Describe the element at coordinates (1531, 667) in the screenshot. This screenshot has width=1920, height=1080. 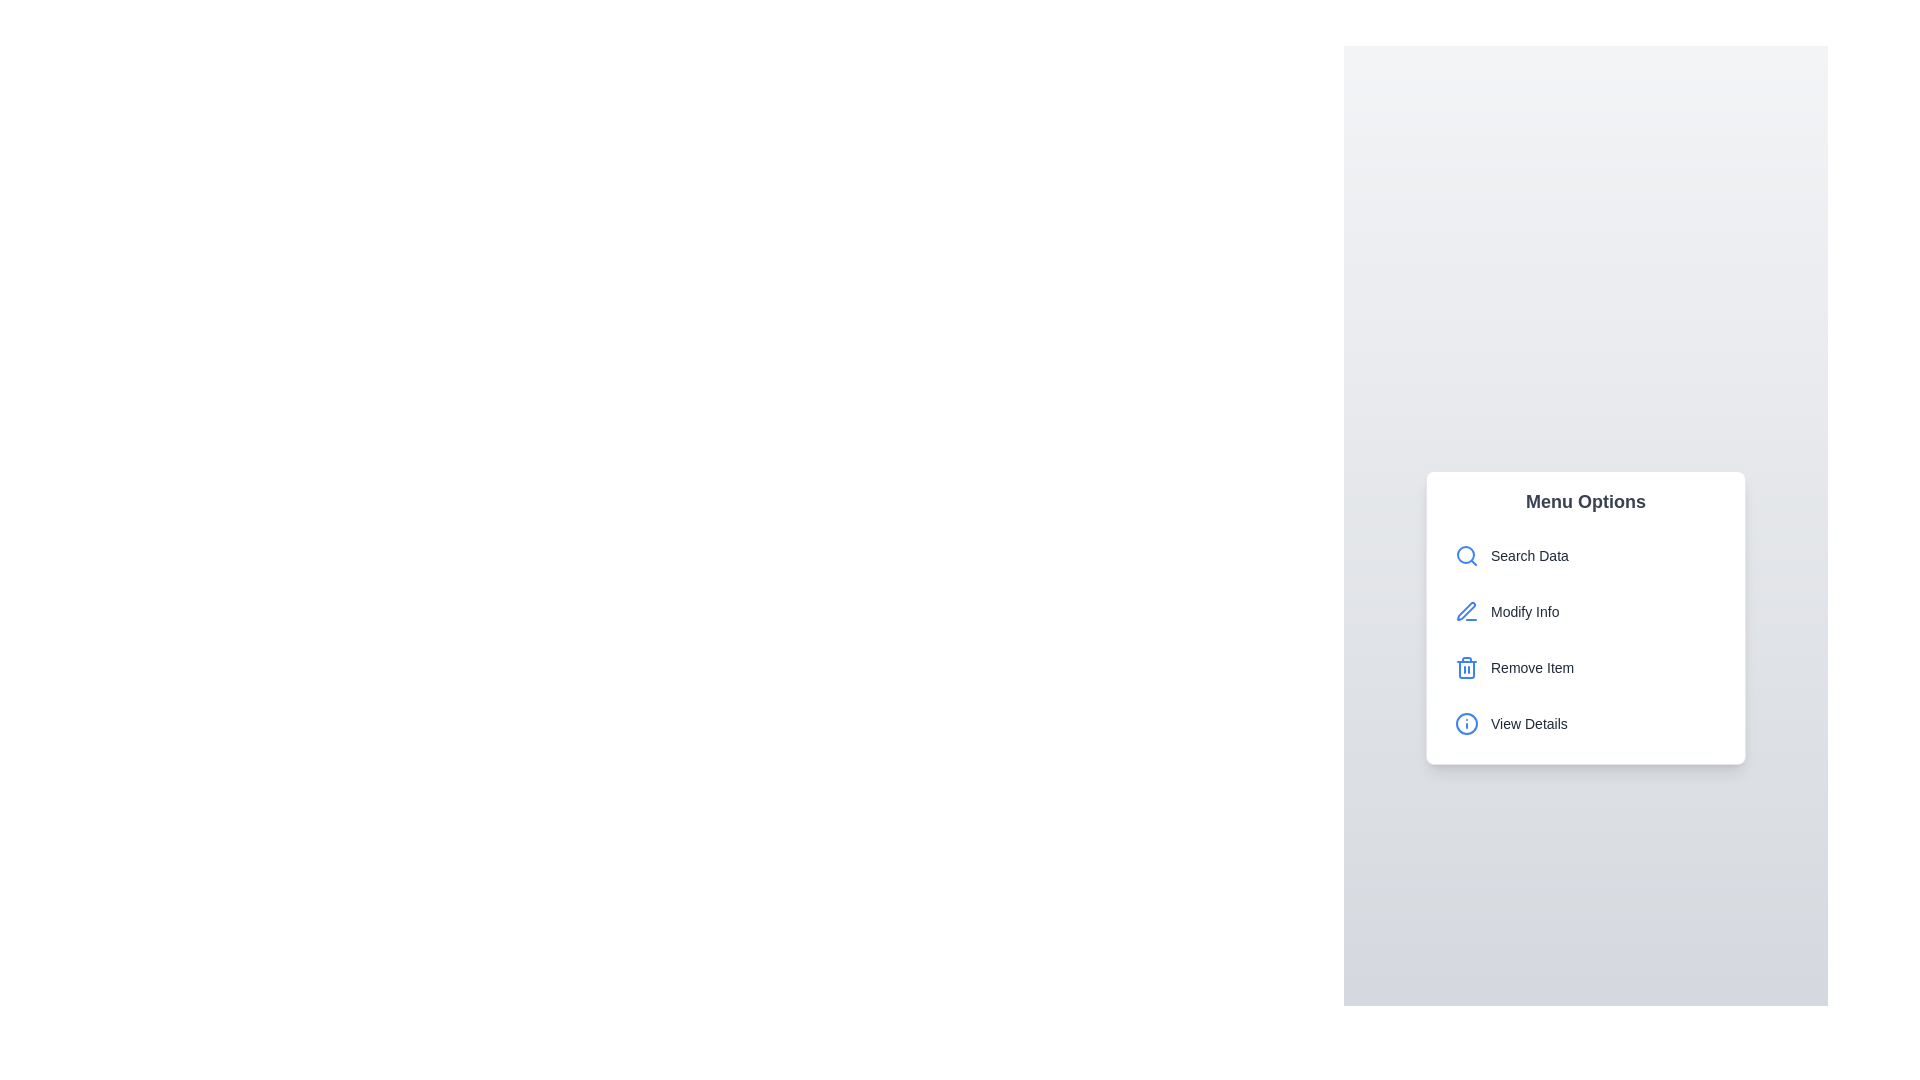
I see `the Text label that indicates the action to remove an item from a list, located in the third row of the 'Menu Options' vertical stack, to the right of a trash bin icon` at that location.